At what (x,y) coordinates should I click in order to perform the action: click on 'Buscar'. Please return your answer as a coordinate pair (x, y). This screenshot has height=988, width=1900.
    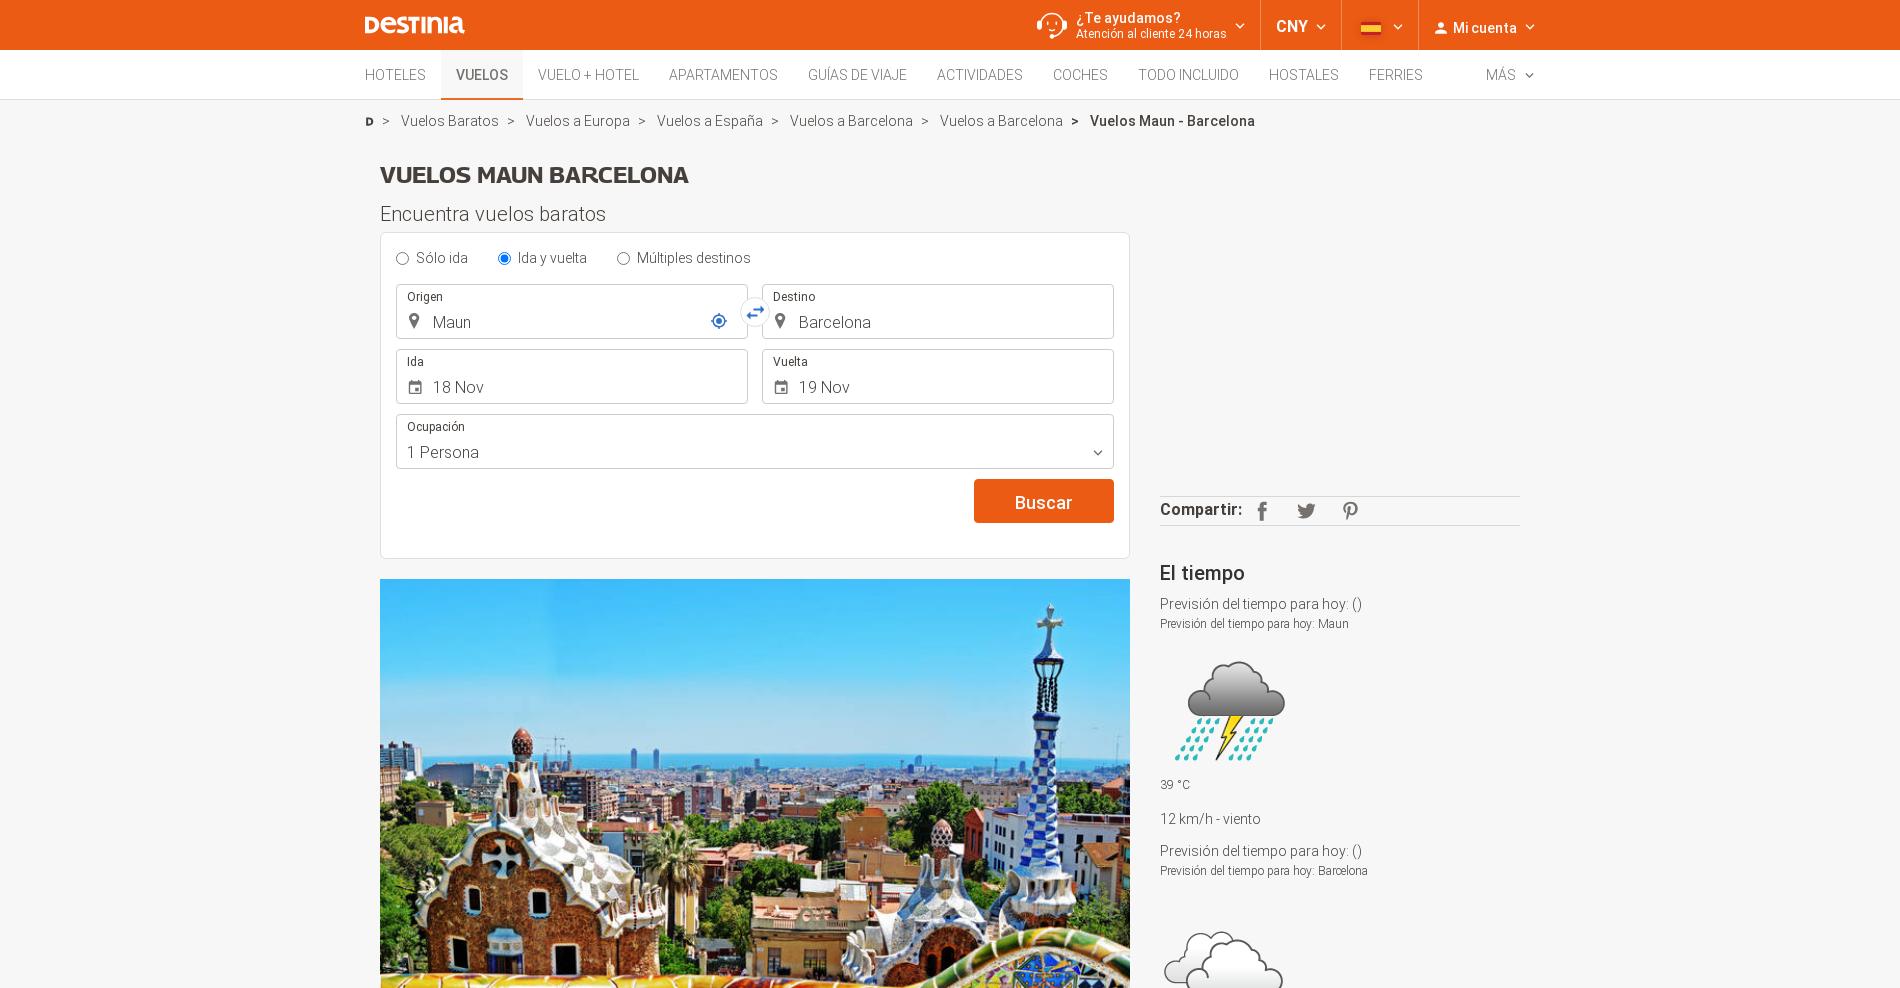
    Looking at the image, I should click on (1044, 501).